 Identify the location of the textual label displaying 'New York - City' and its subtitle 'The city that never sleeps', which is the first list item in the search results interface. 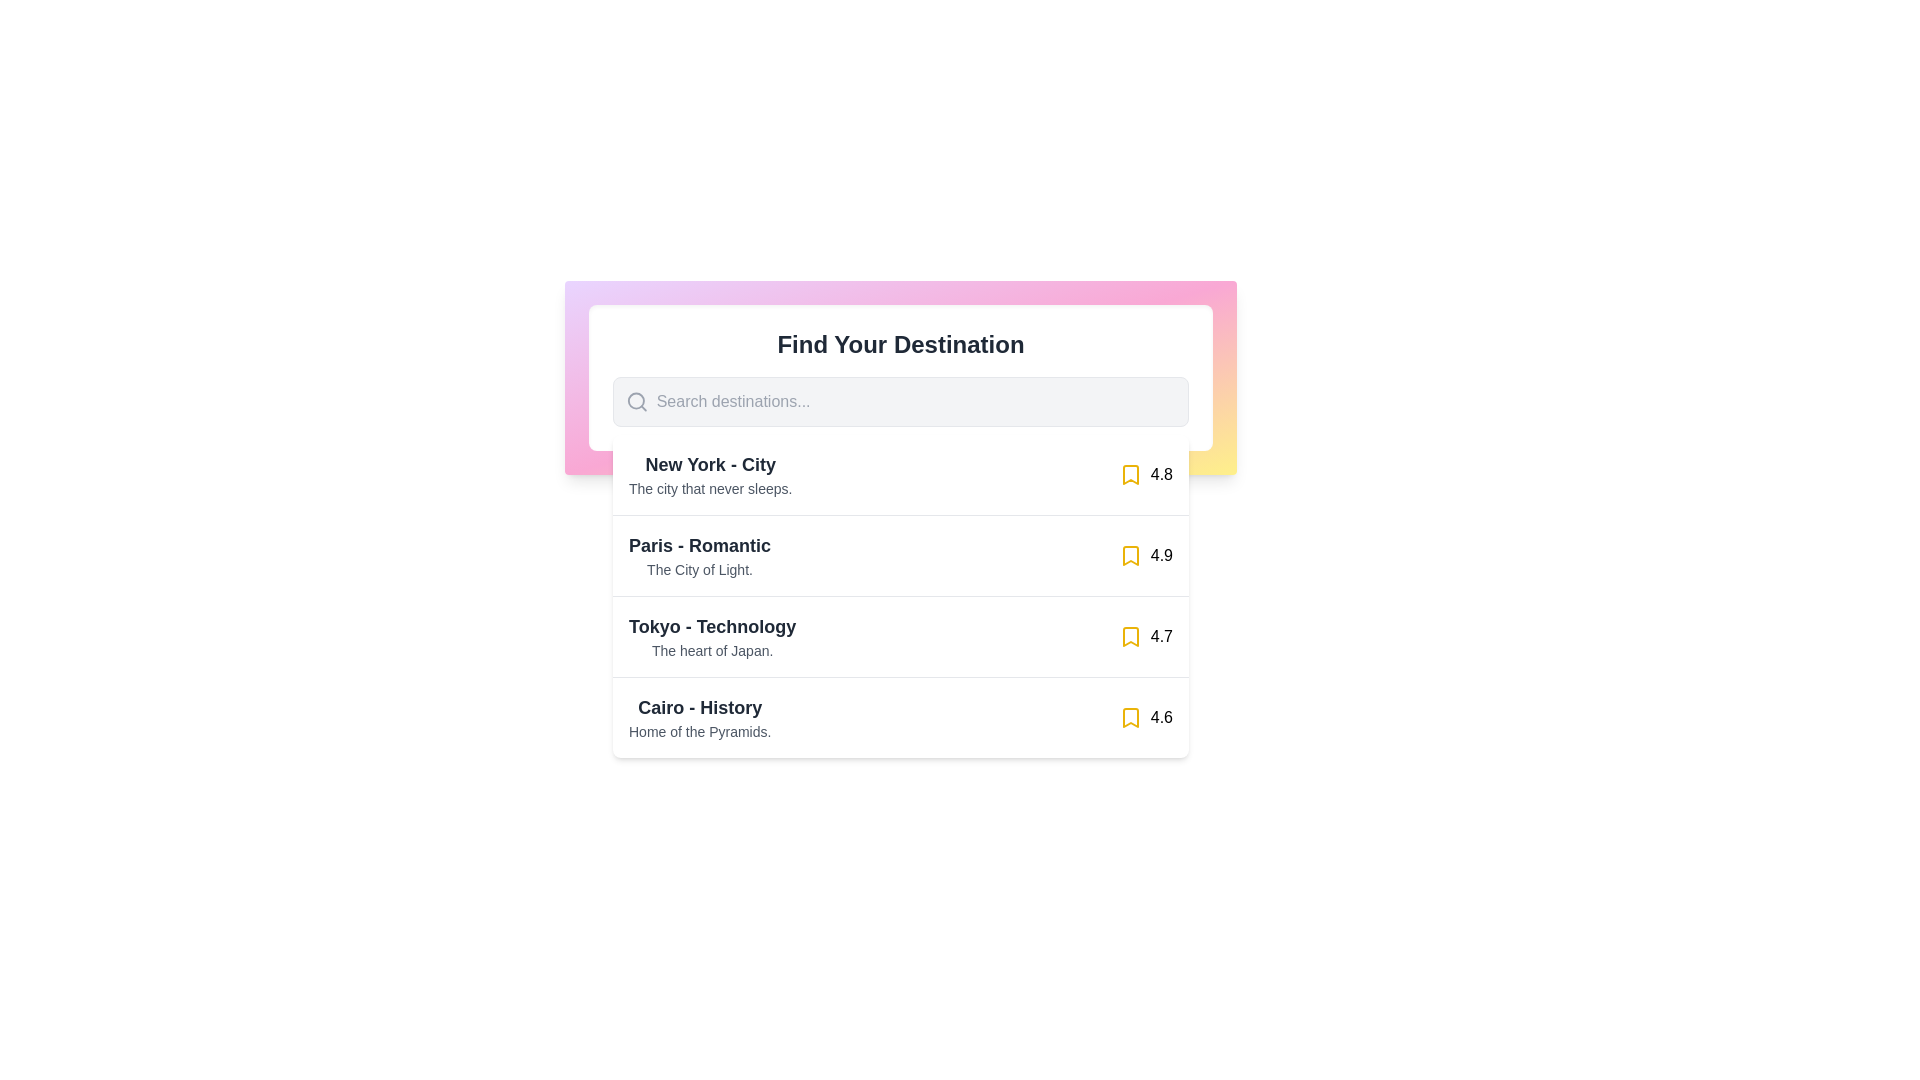
(710, 474).